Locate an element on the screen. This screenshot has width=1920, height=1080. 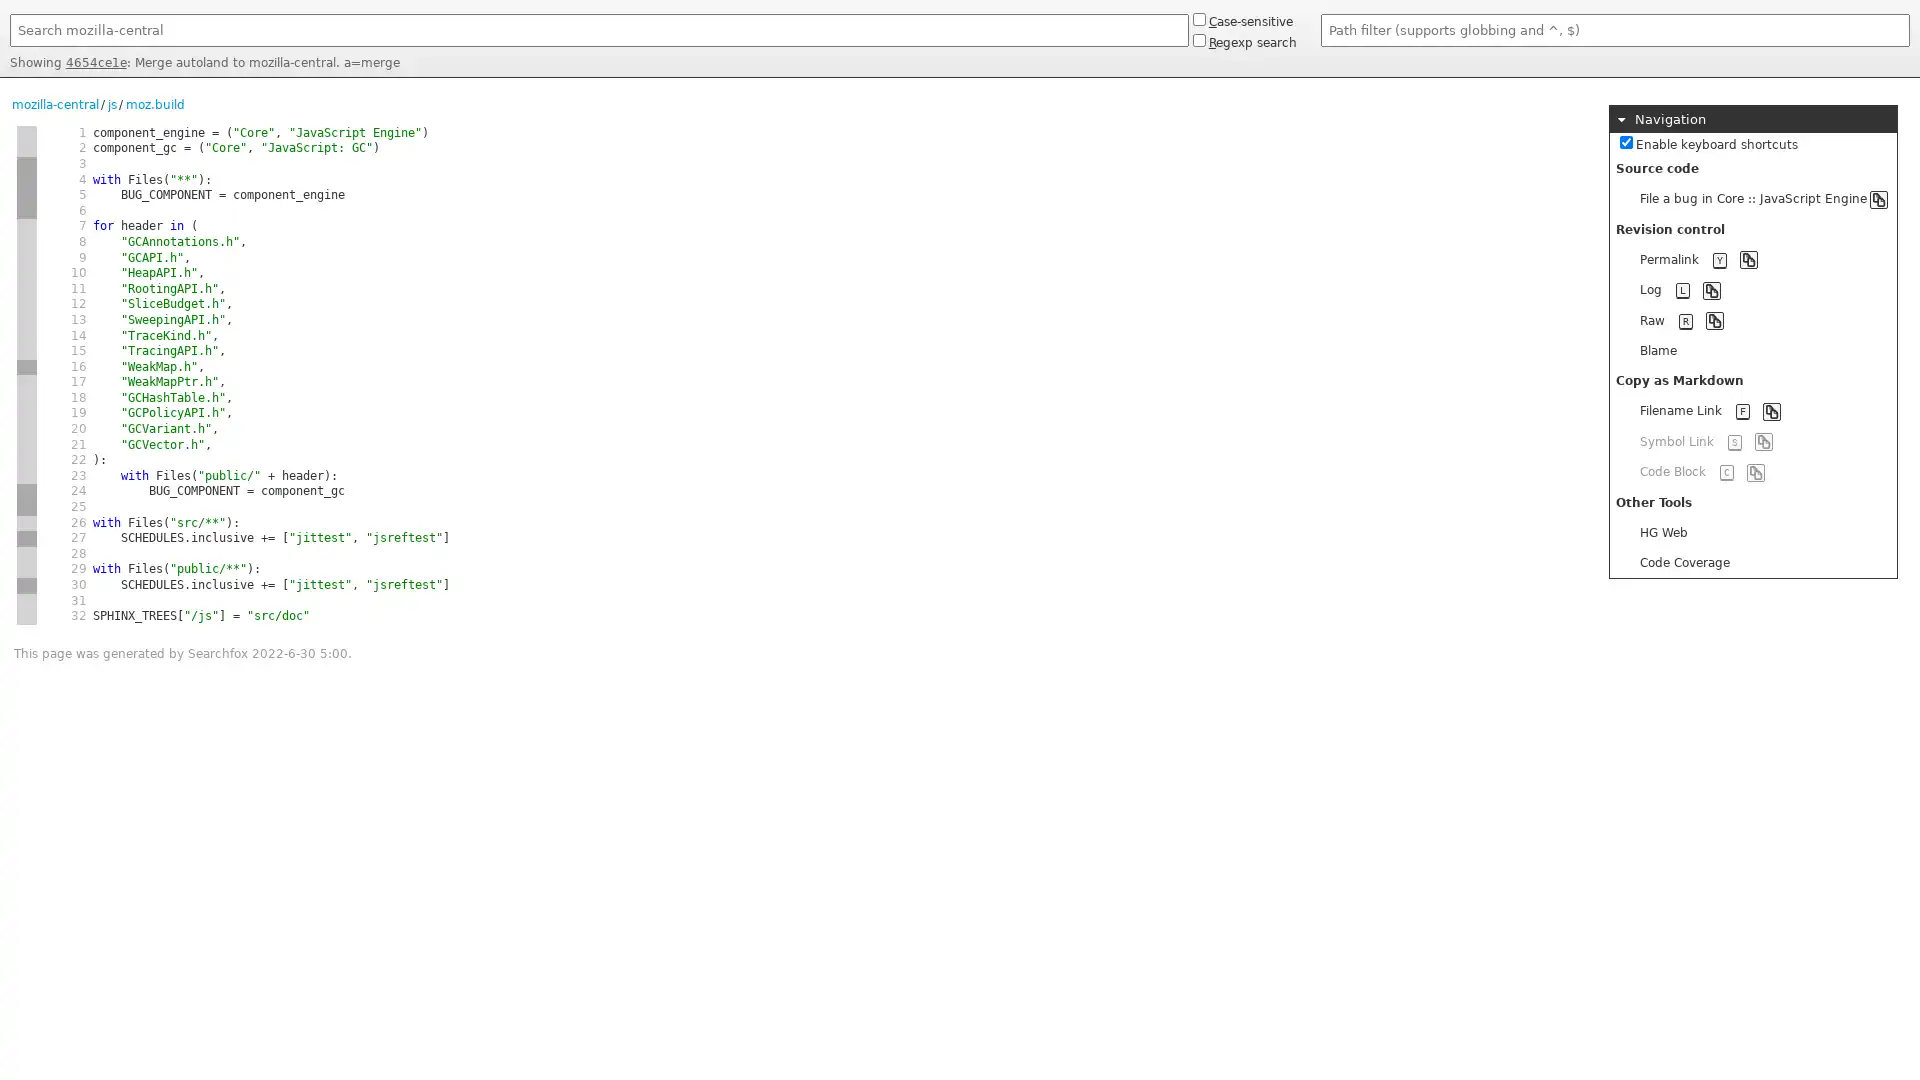
same hash 1 is located at coordinates (27, 334).